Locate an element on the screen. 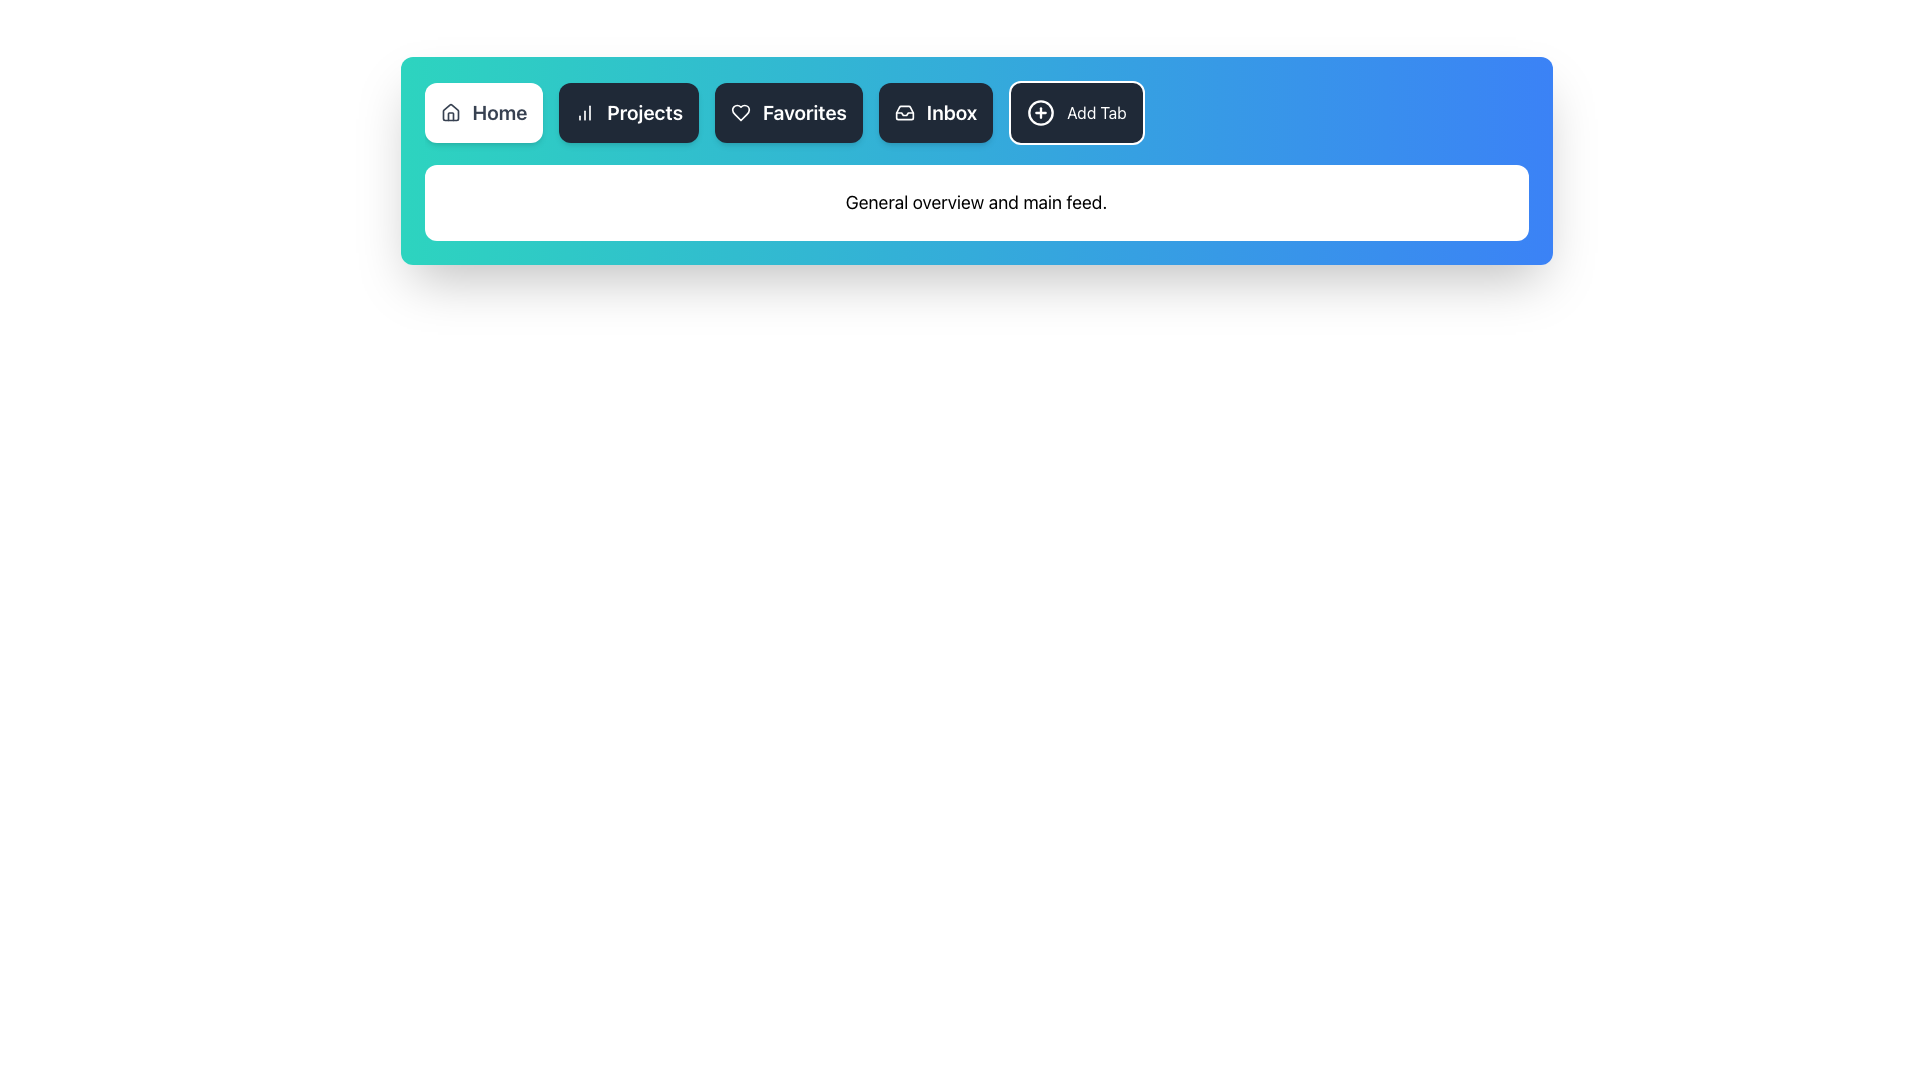 This screenshot has width=1920, height=1080. the heart-shaped icon within the 'Favorites' button, which is the third button from the left in the top navigation bar is located at coordinates (739, 112).